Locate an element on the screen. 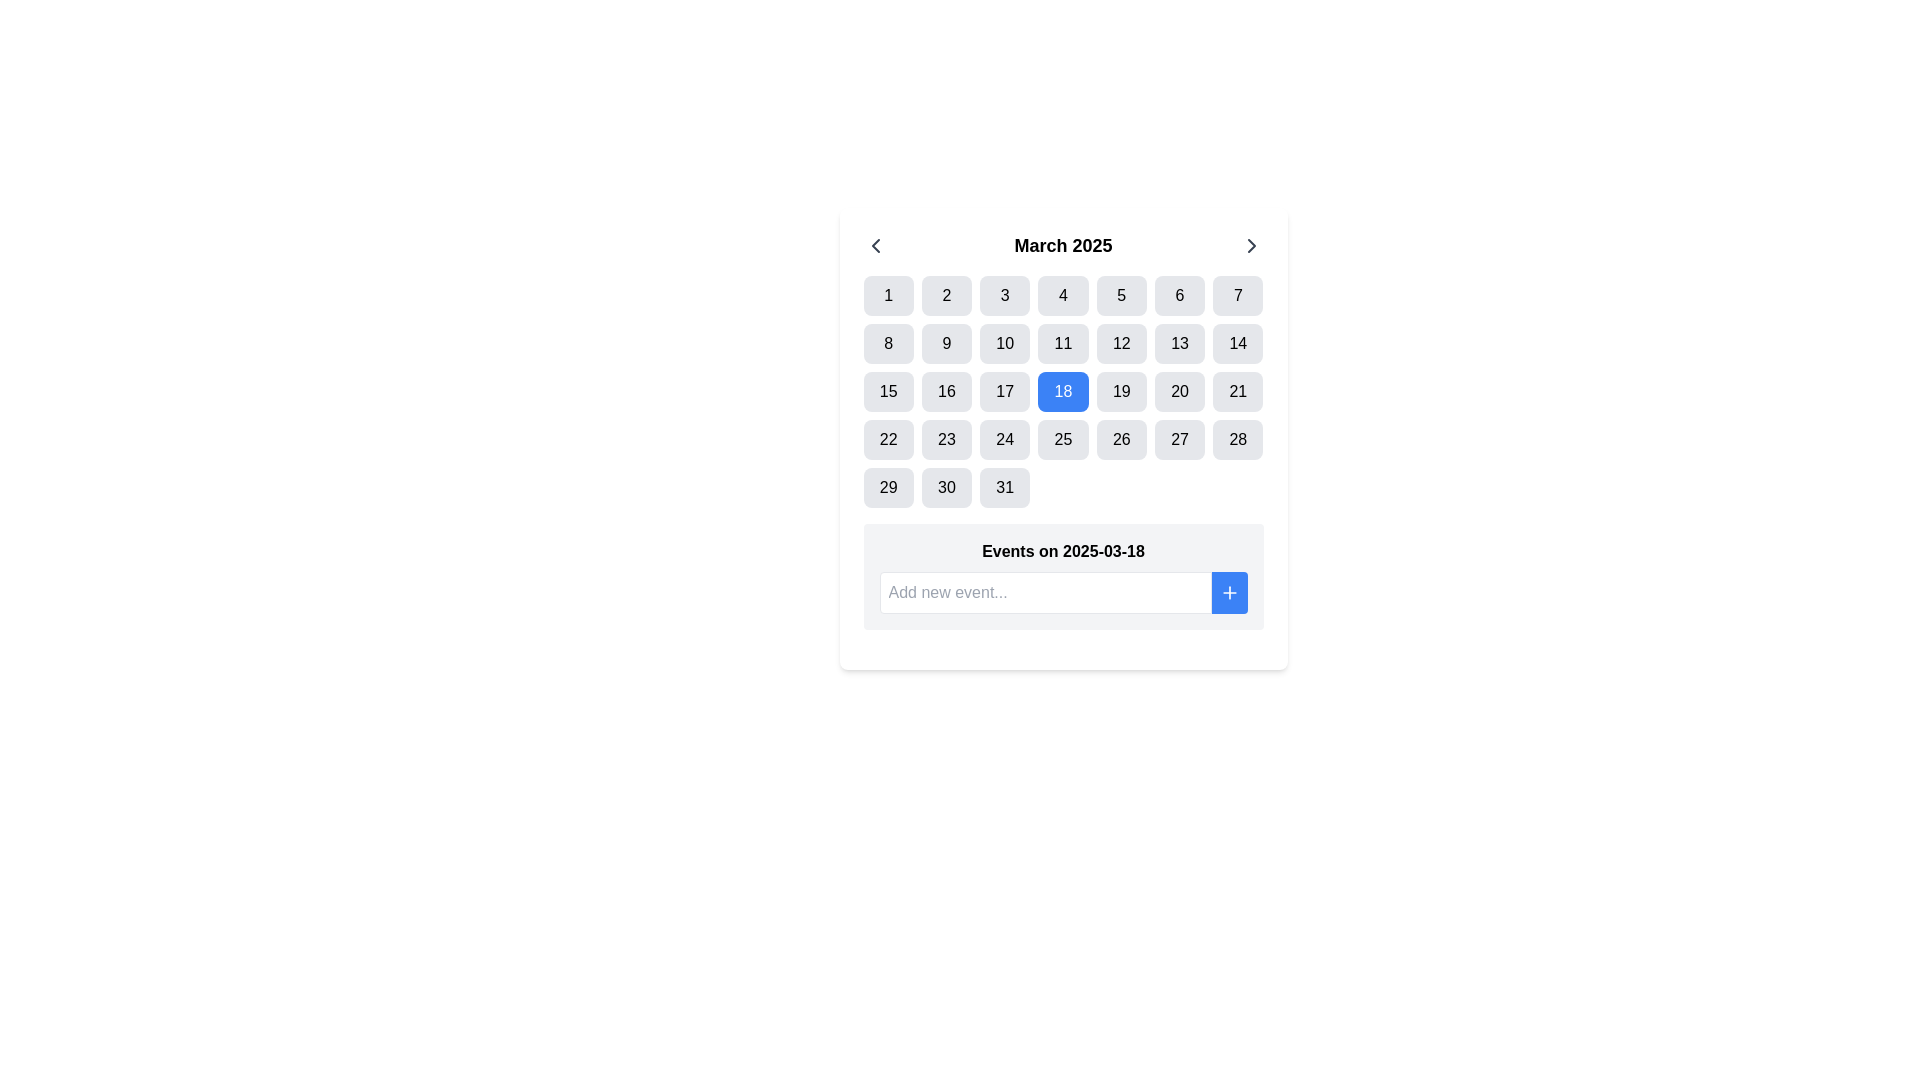 The image size is (1920, 1080). the selectable date button in the calendar grid for March 2025, located in the first row and third column, for additional information is located at coordinates (1005, 296).